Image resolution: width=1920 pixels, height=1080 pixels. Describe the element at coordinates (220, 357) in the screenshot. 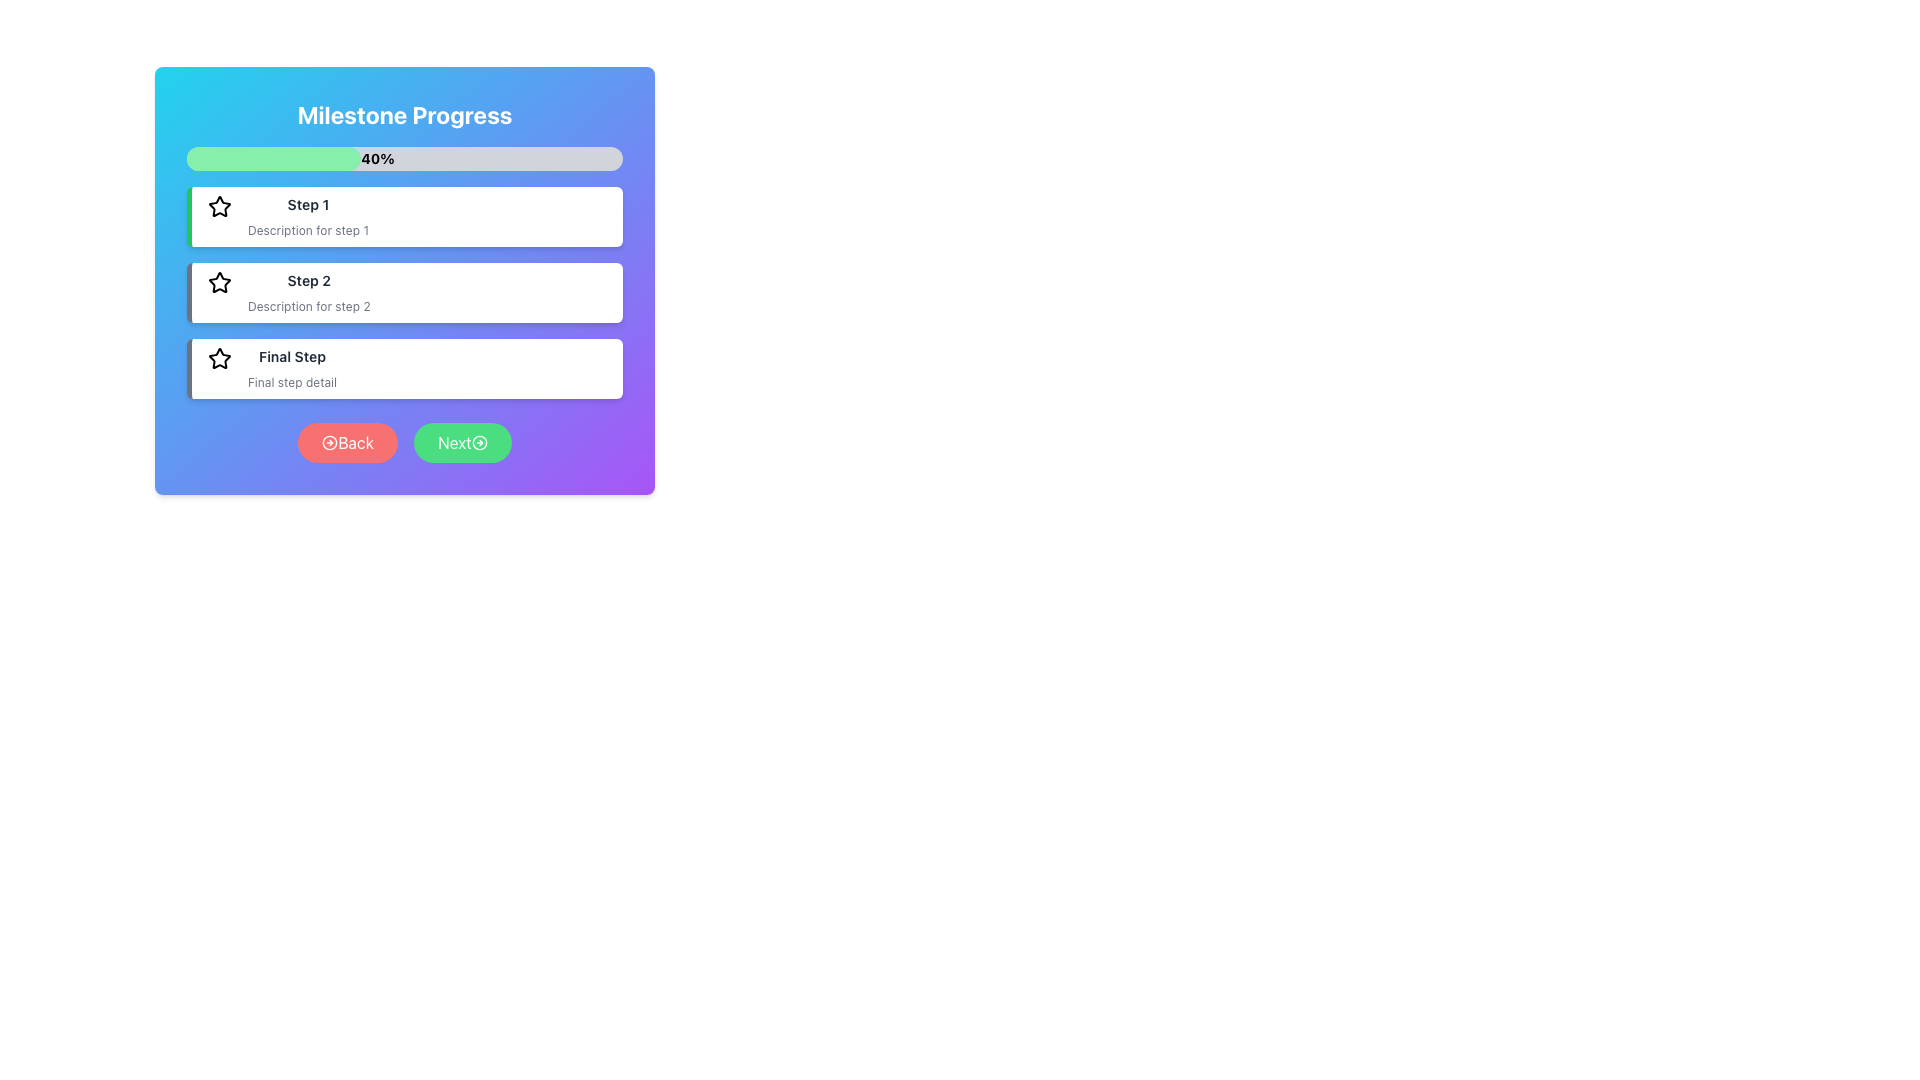

I see `the icon representing the 'Final Step' section` at that location.